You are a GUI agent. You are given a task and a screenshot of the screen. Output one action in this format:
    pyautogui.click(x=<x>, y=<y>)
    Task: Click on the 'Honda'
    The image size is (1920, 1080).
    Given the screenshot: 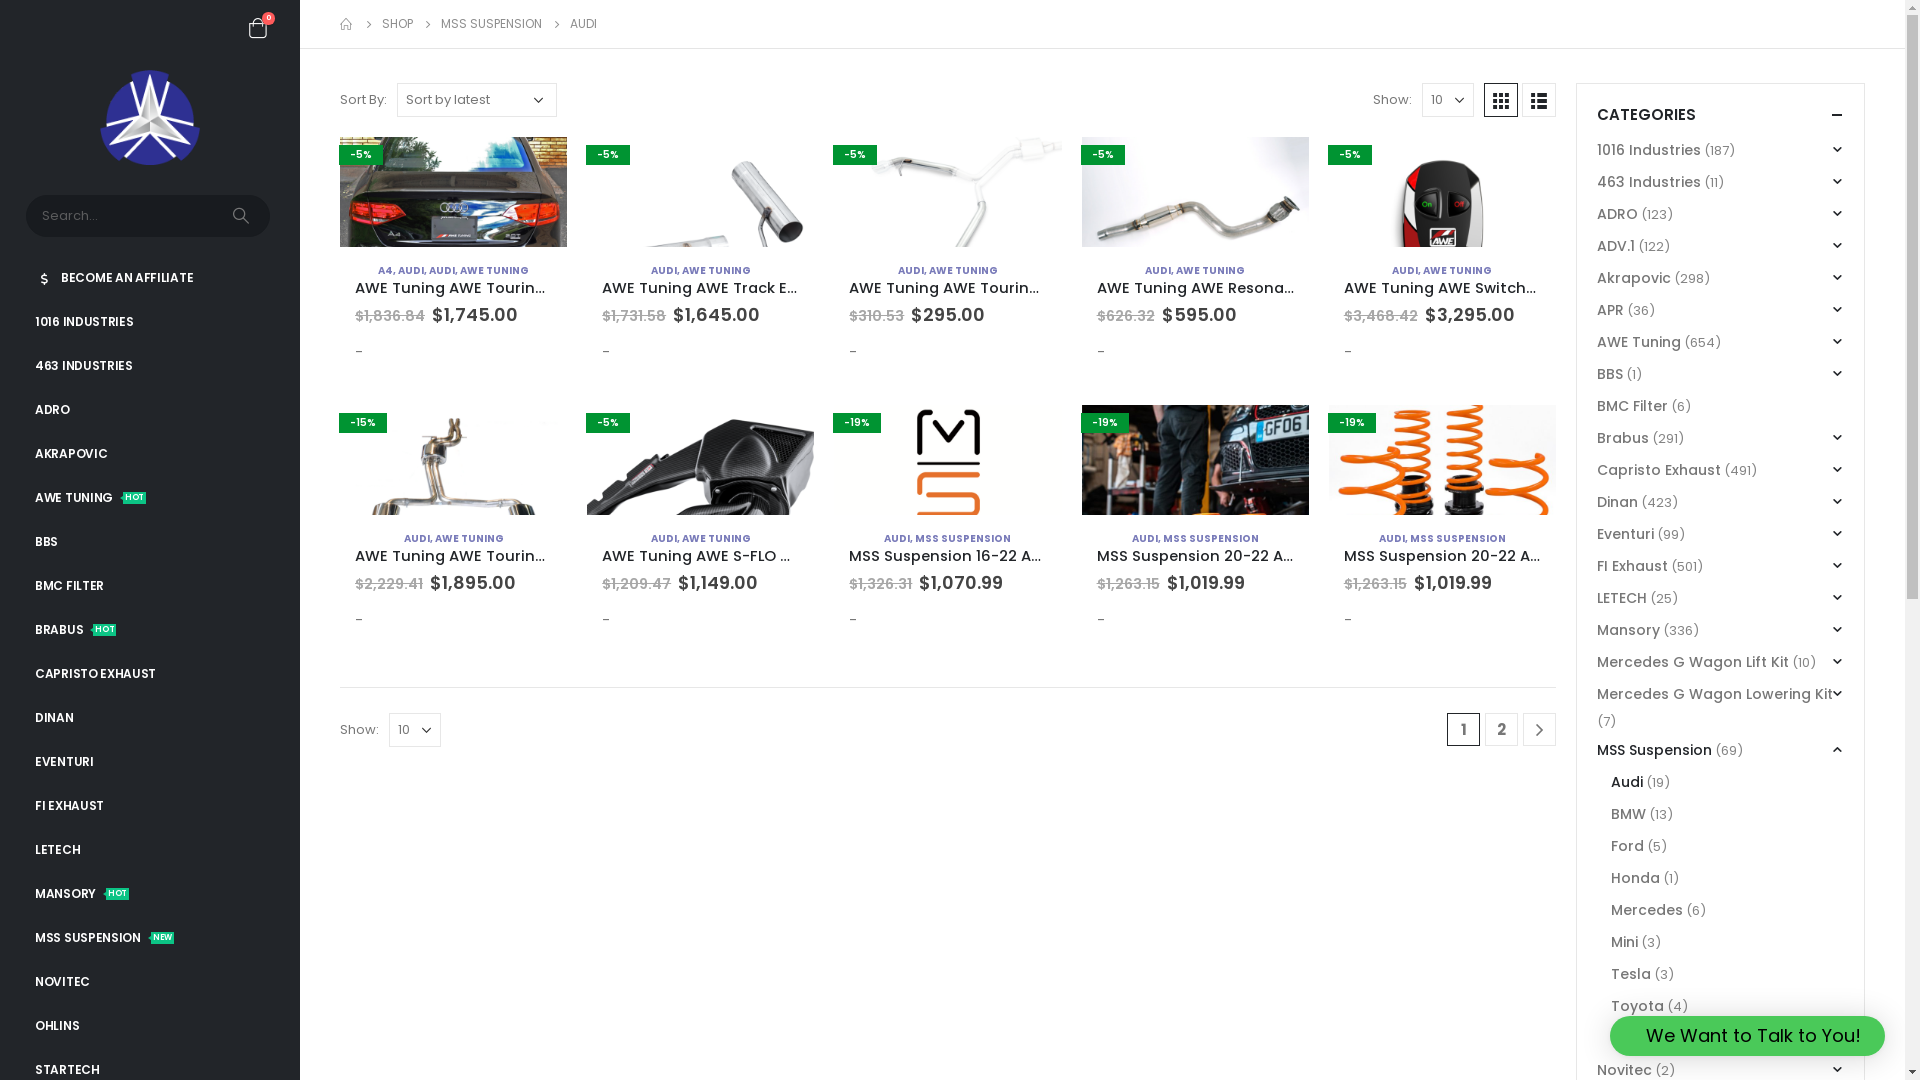 What is the action you would take?
    pyautogui.click(x=1635, y=877)
    